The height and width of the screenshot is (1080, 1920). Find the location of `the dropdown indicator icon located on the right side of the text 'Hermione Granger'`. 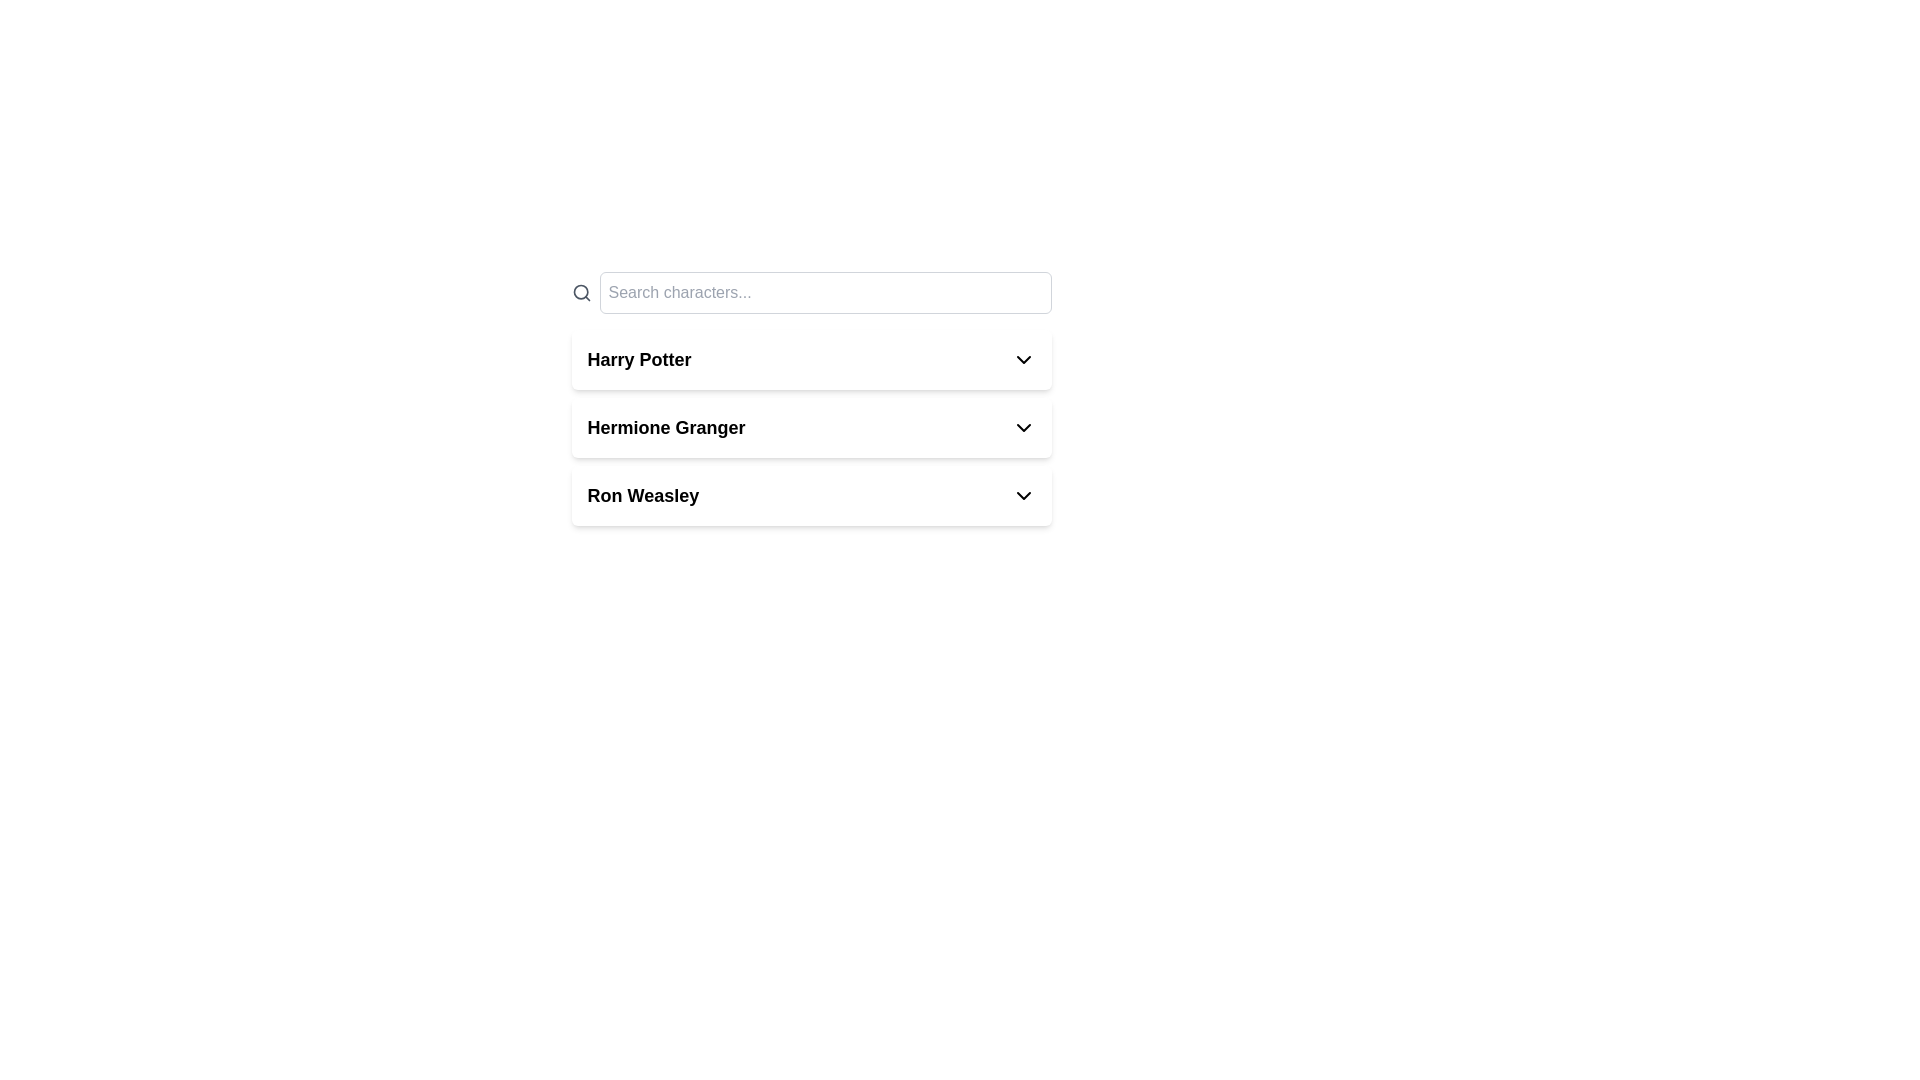

the dropdown indicator icon located on the right side of the text 'Hermione Granger' is located at coordinates (1023, 427).